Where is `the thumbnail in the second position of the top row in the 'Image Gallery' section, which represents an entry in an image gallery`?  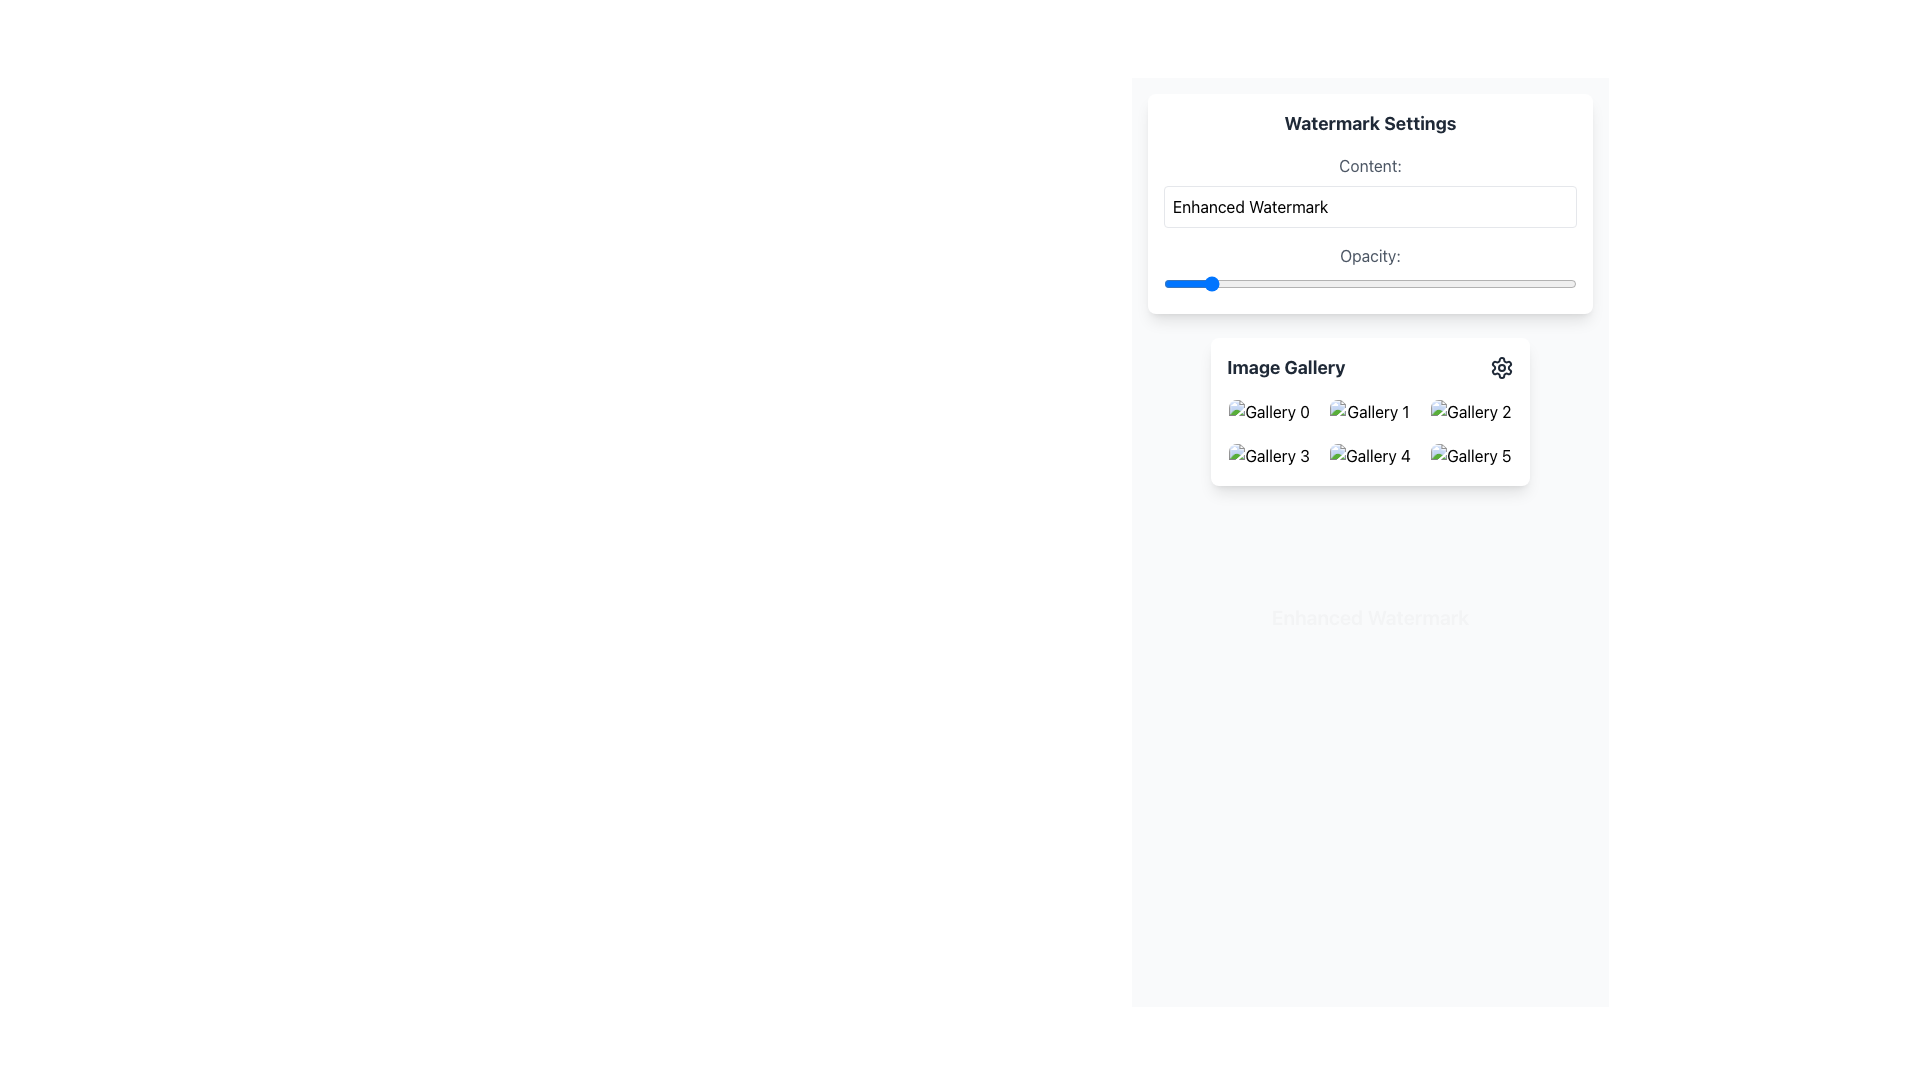 the thumbnail in the second position of the top row in the 'Image Gallery' section, which represents an entry in an image gallery is located at coordinates (1369, 411).